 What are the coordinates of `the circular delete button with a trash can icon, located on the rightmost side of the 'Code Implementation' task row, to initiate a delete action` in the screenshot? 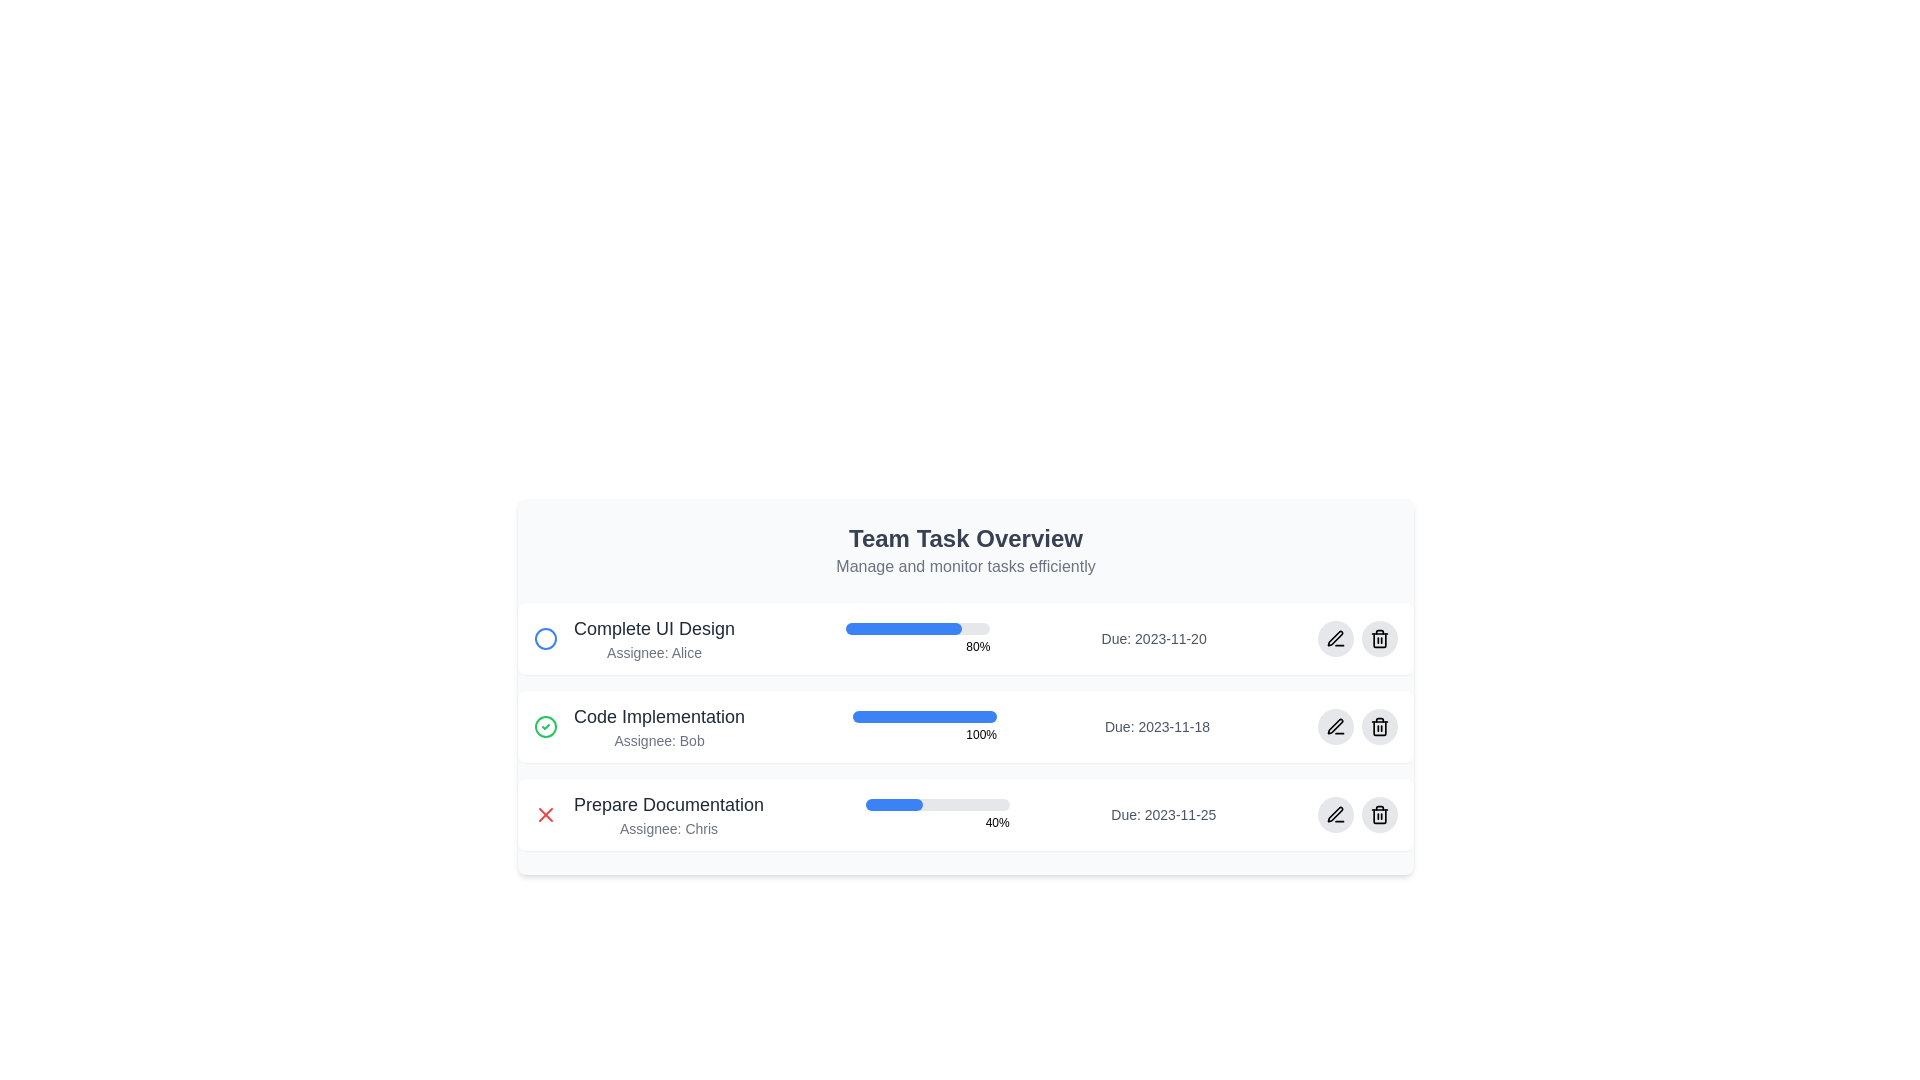 It's located at (1378, 726).